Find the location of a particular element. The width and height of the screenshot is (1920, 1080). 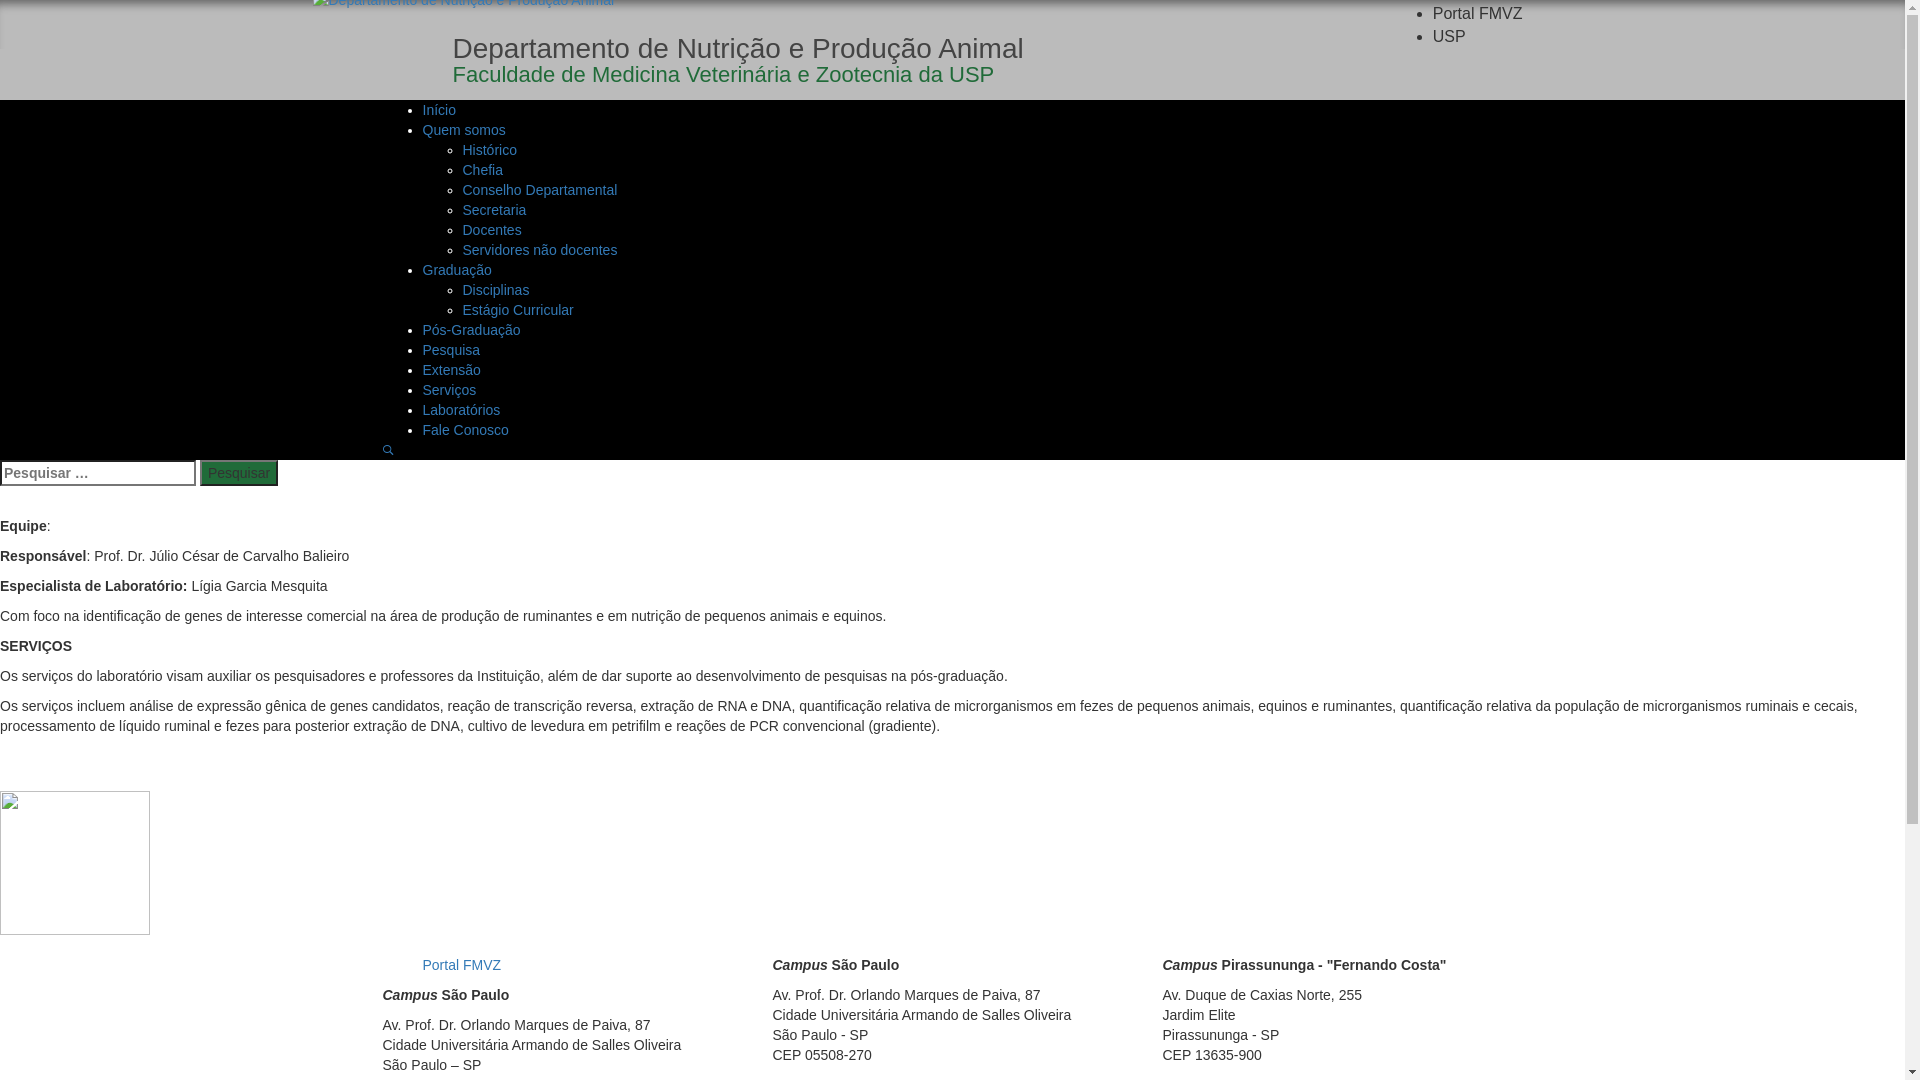

'Portal FMVZ' is located at coordinates (460, 963).